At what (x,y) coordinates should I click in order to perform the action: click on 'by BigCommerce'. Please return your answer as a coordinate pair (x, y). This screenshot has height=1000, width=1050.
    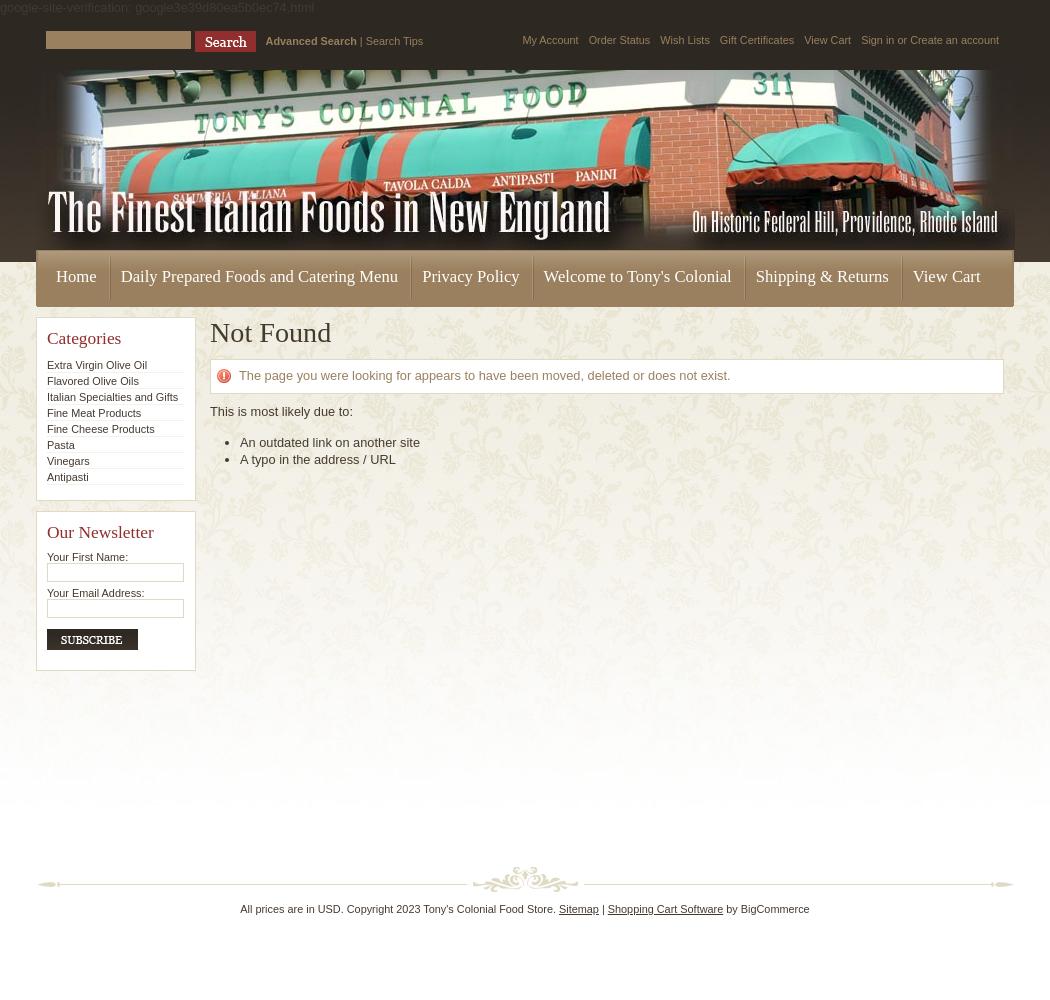
    Looking at the image, I should click on (765, 909).